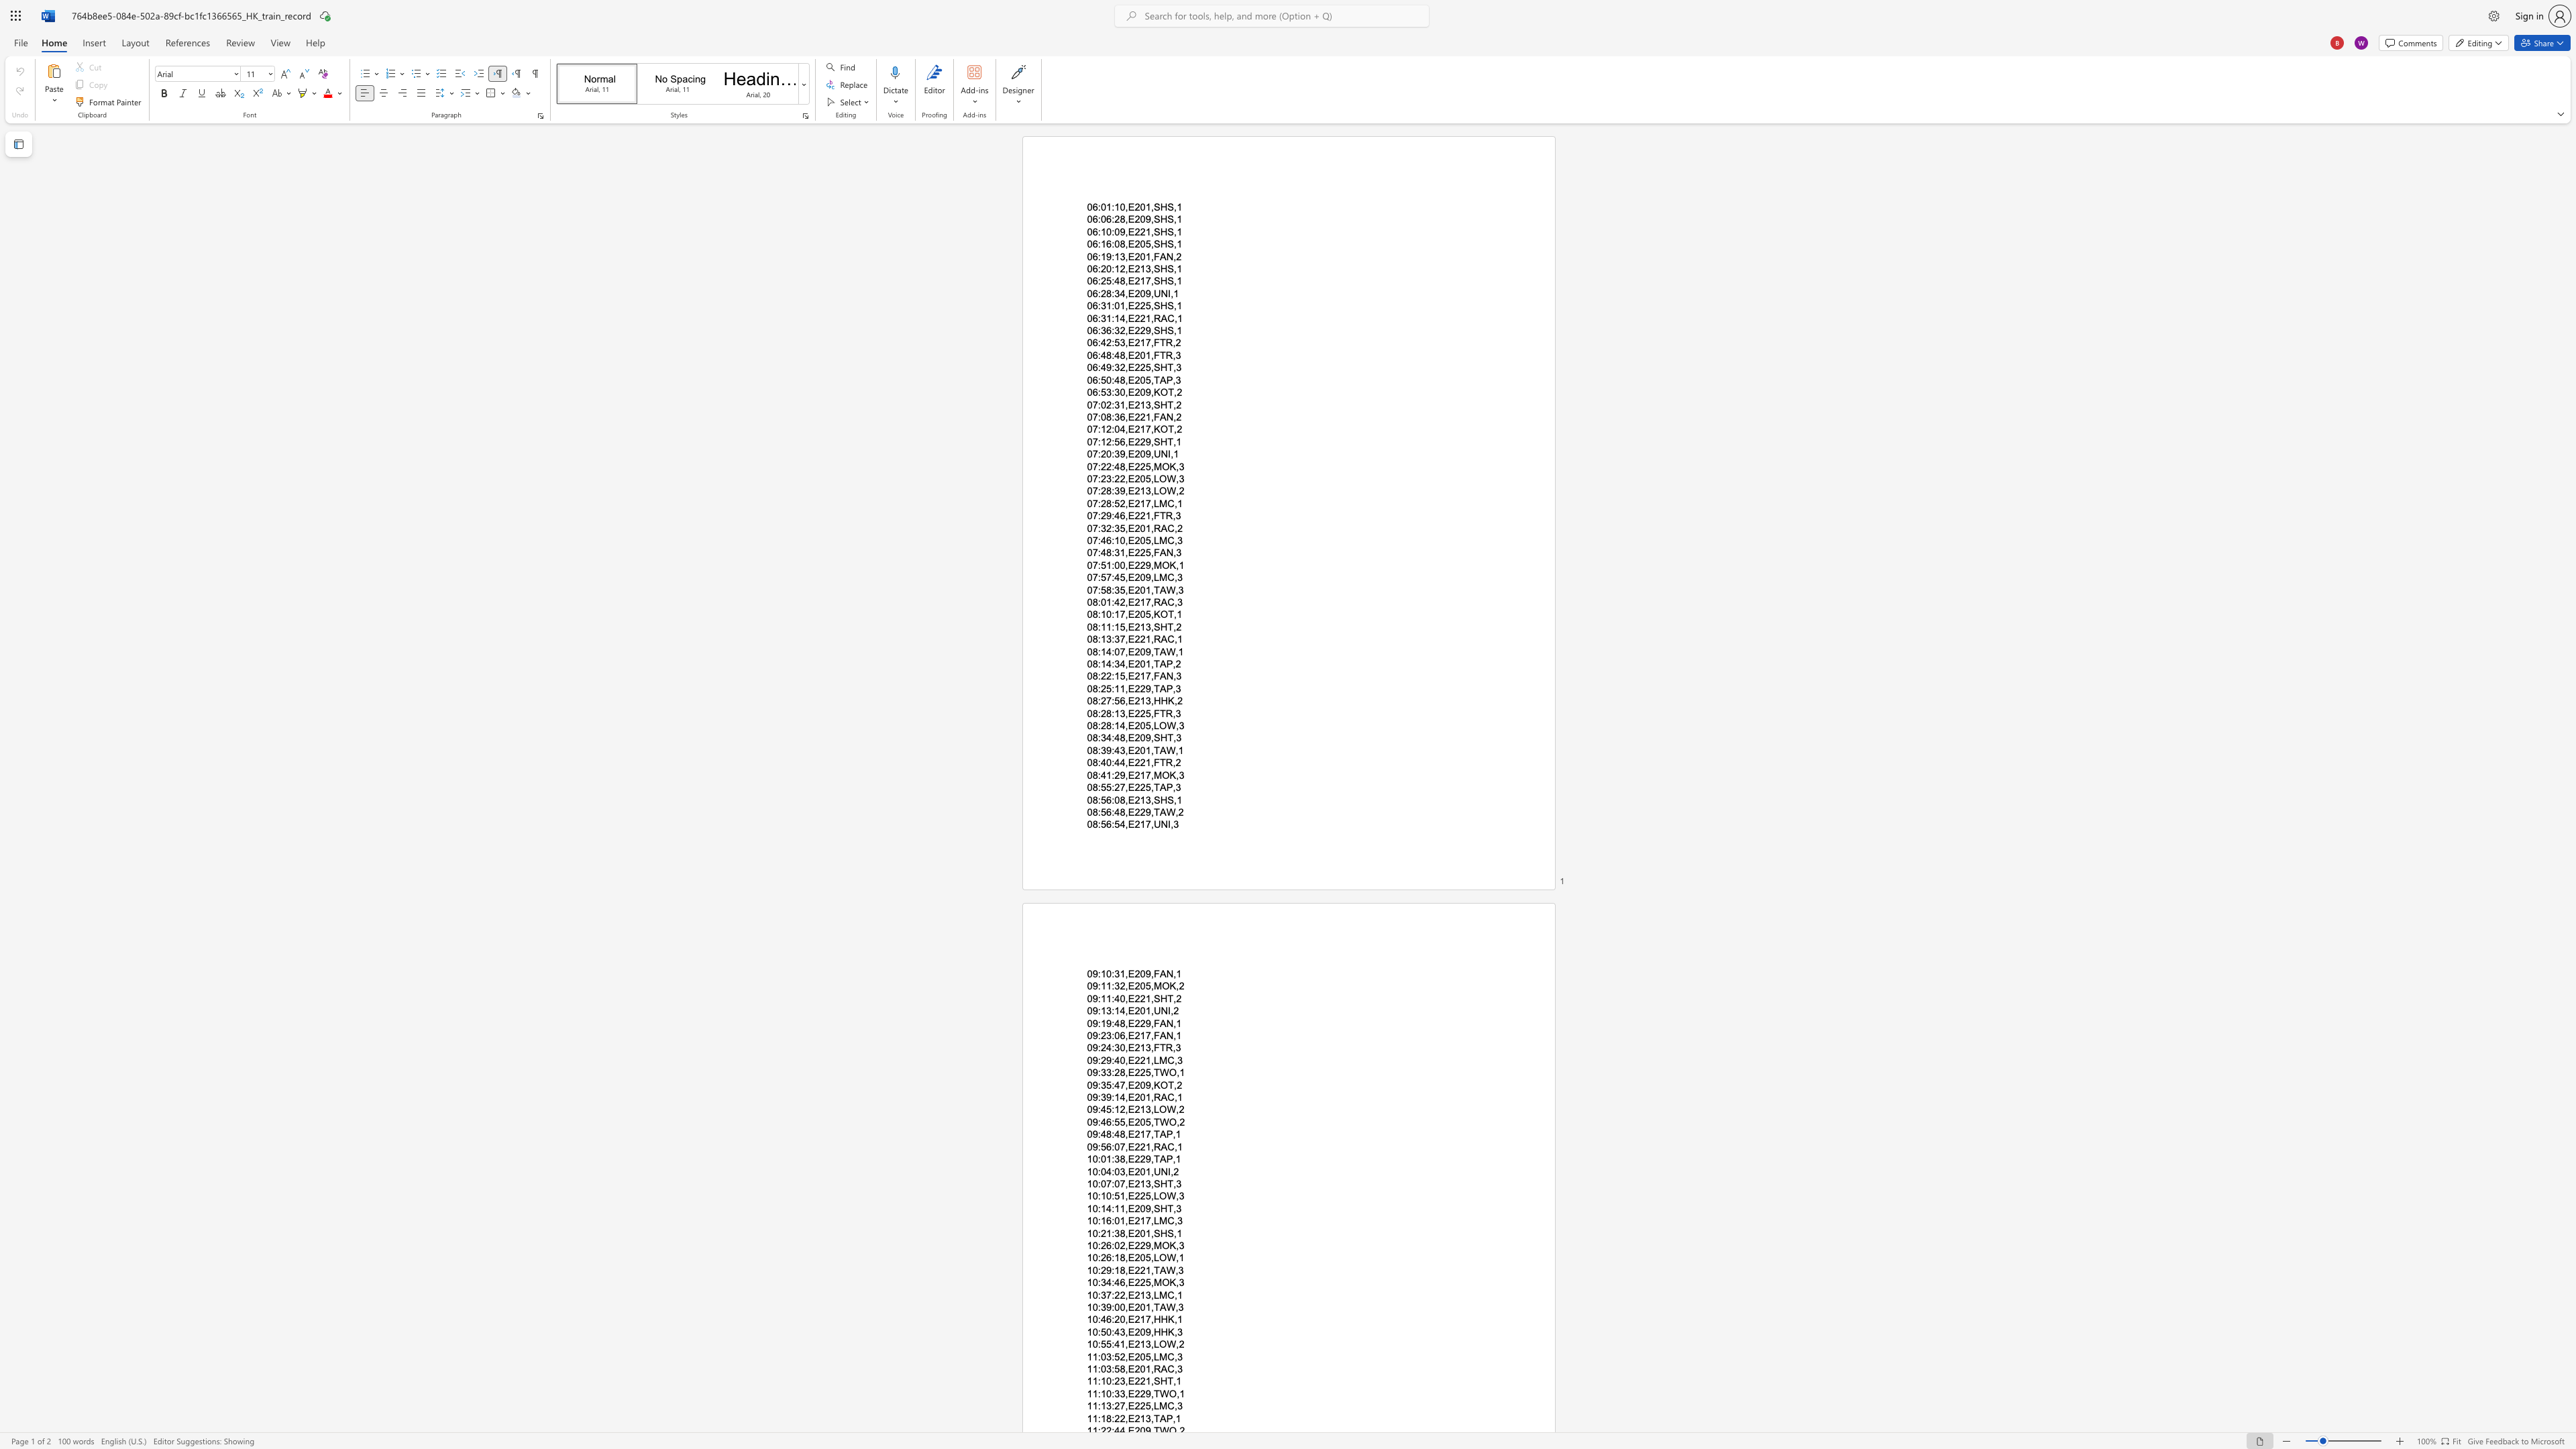 The image size is (2576, 1449). Describe the element at coordinates (1111, 354) in the screenshot. I see `the space between the continuous character "8" and ":" in the text` at that location.